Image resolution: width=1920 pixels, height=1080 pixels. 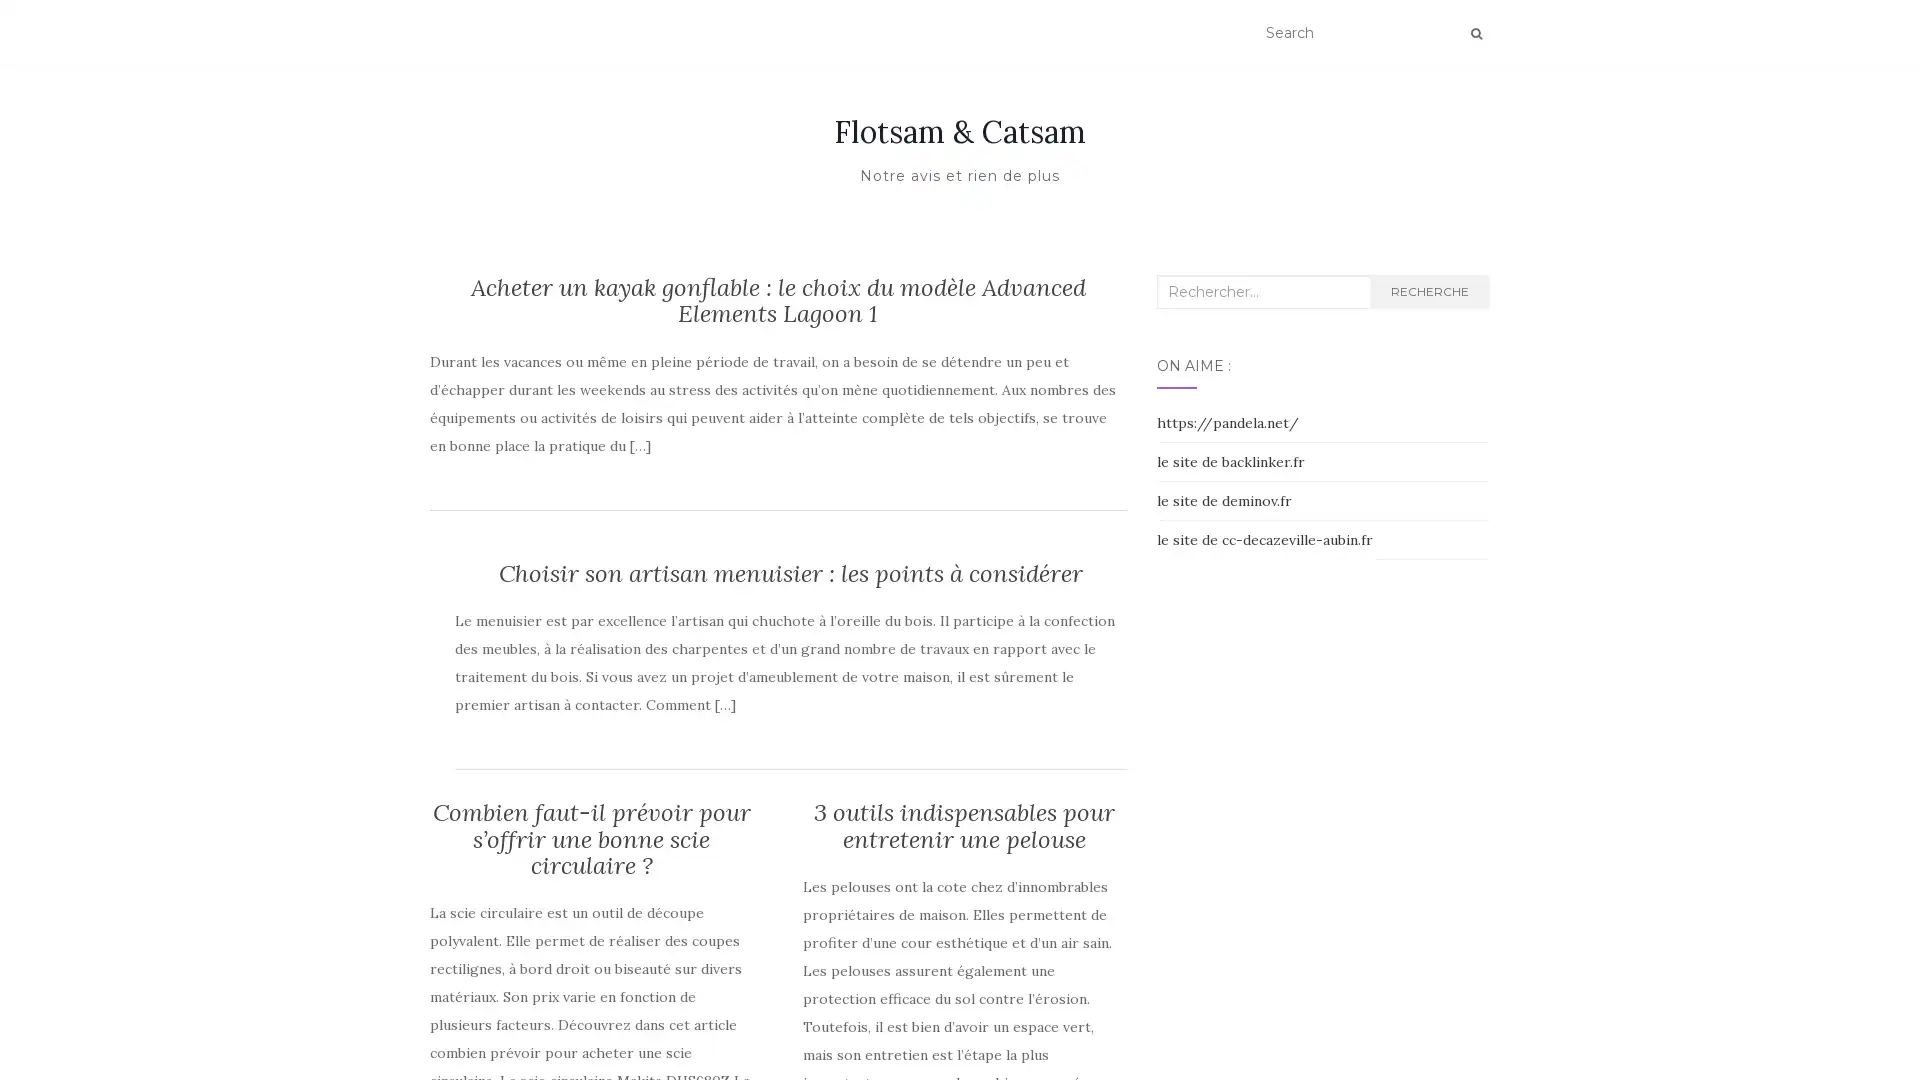 I want to click on RECHERCHE, so click(x=1428, y=292).